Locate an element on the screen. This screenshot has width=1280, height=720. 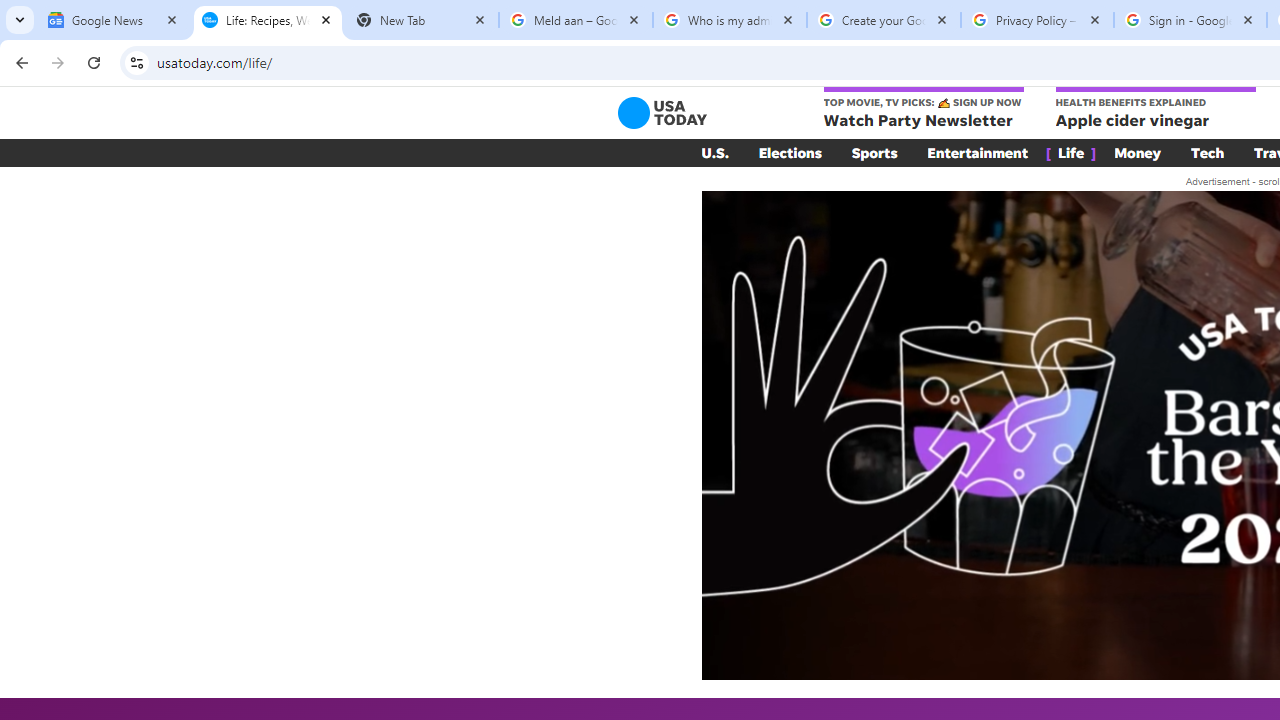
'Create your Google Account' is located at coordinates (882, 20).